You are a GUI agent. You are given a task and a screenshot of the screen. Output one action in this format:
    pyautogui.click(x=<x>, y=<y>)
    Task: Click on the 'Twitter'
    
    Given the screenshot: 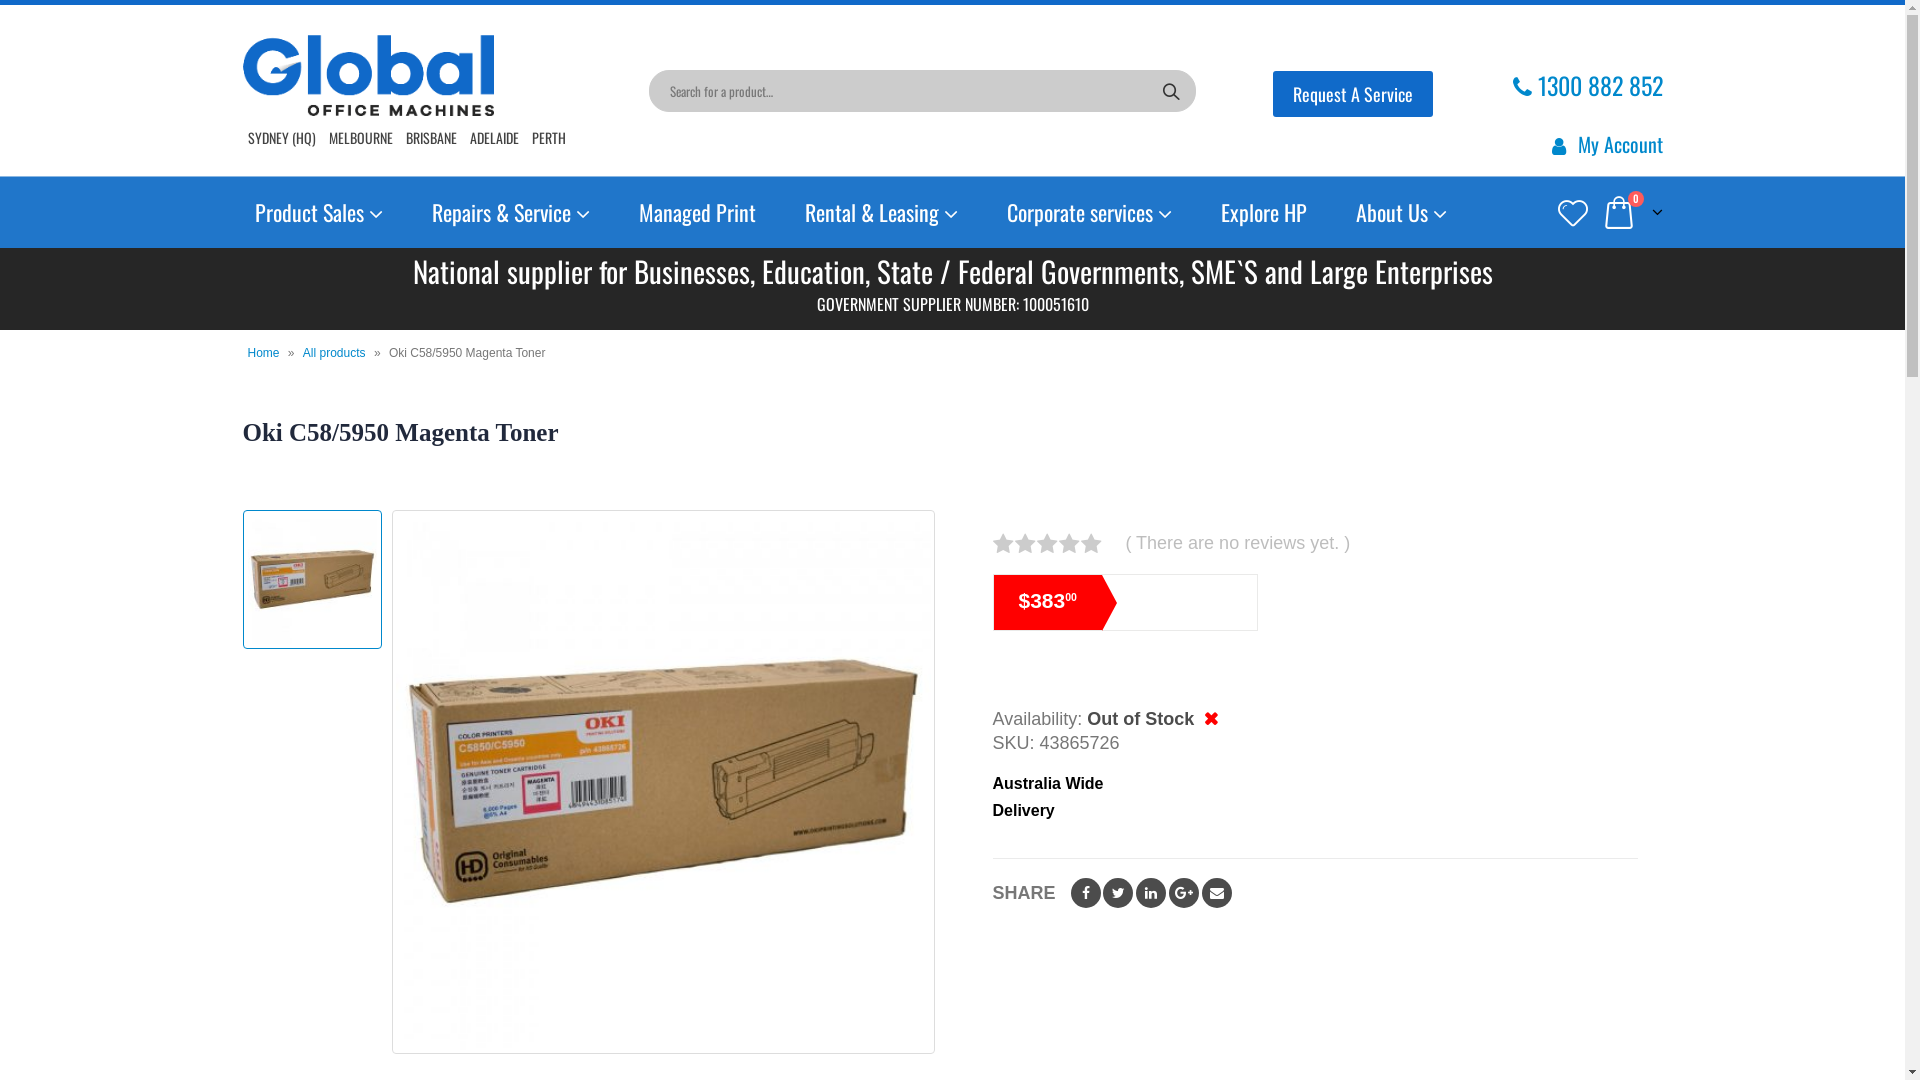 What is the action you would take?
    pyautogui.click(x=1117, y=892)
    